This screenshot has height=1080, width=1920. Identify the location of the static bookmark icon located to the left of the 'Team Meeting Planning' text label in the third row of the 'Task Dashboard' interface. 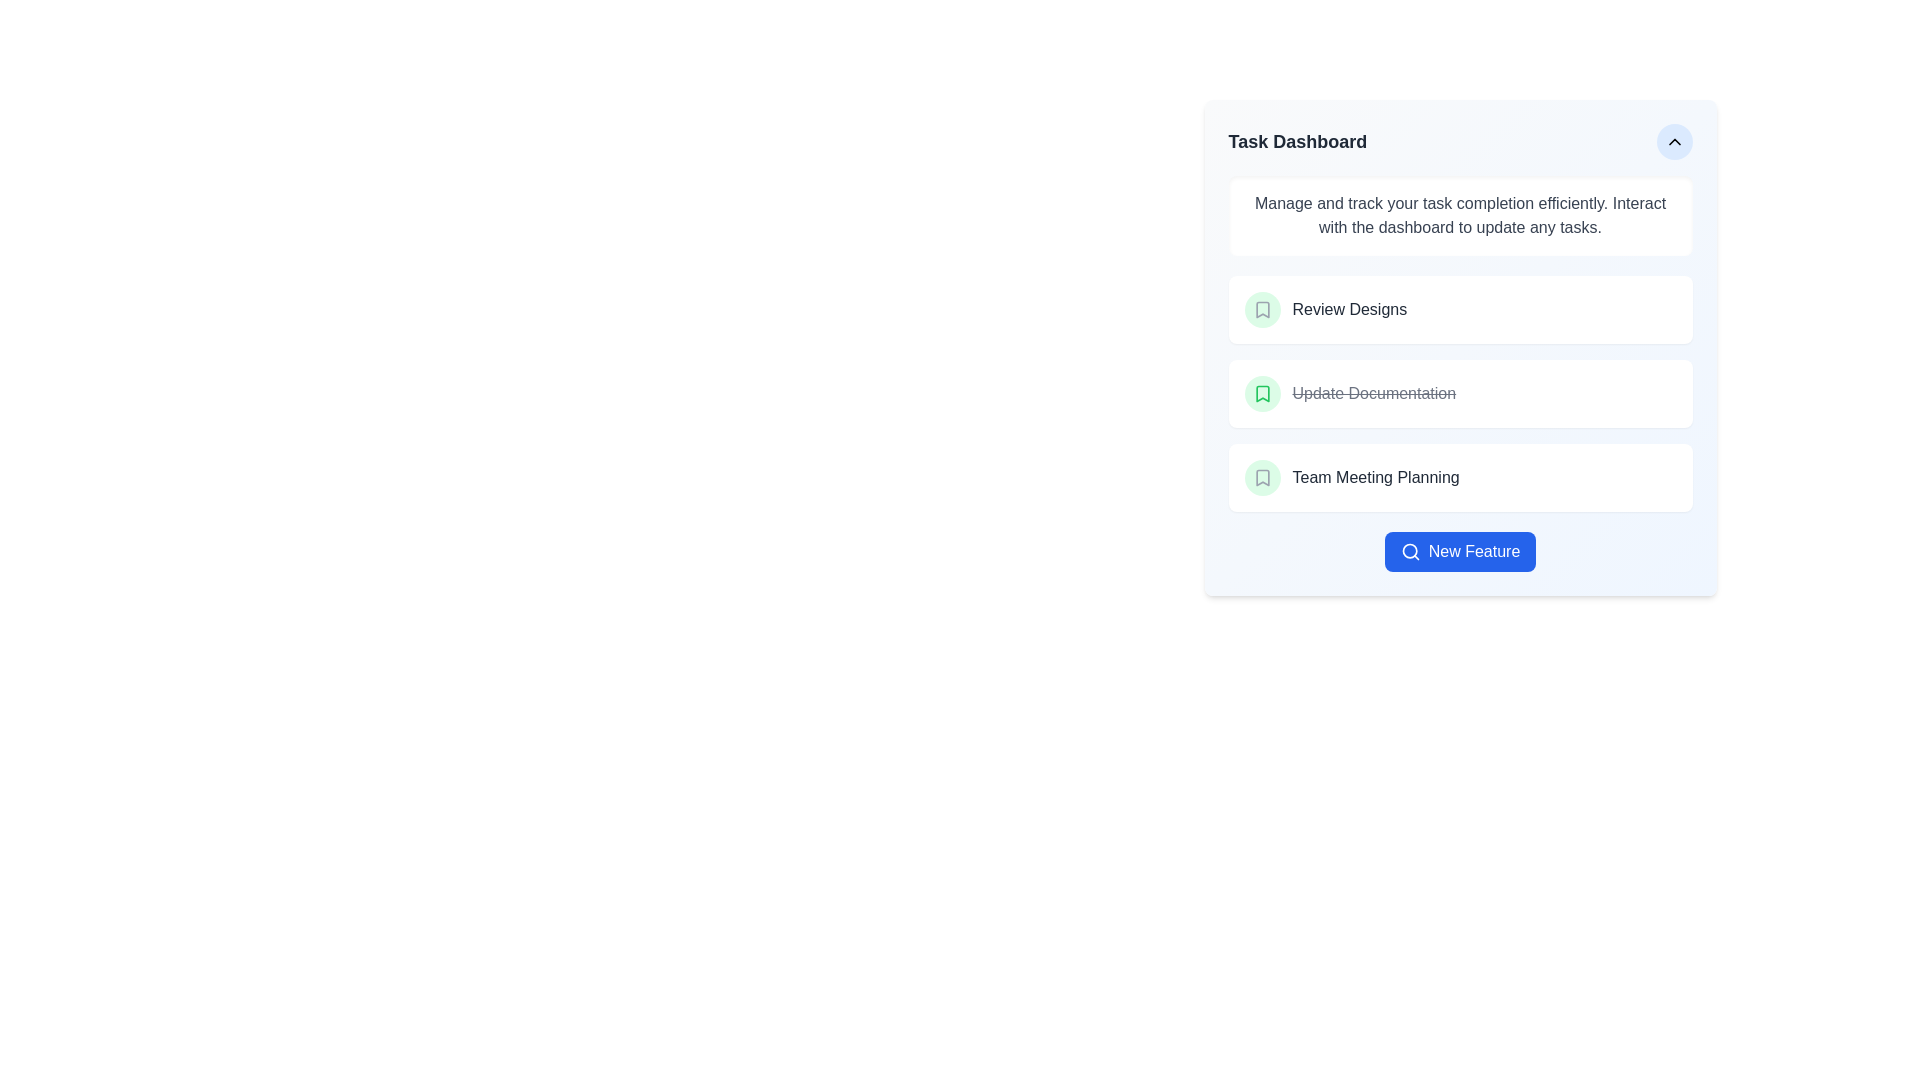
(1261, 478).